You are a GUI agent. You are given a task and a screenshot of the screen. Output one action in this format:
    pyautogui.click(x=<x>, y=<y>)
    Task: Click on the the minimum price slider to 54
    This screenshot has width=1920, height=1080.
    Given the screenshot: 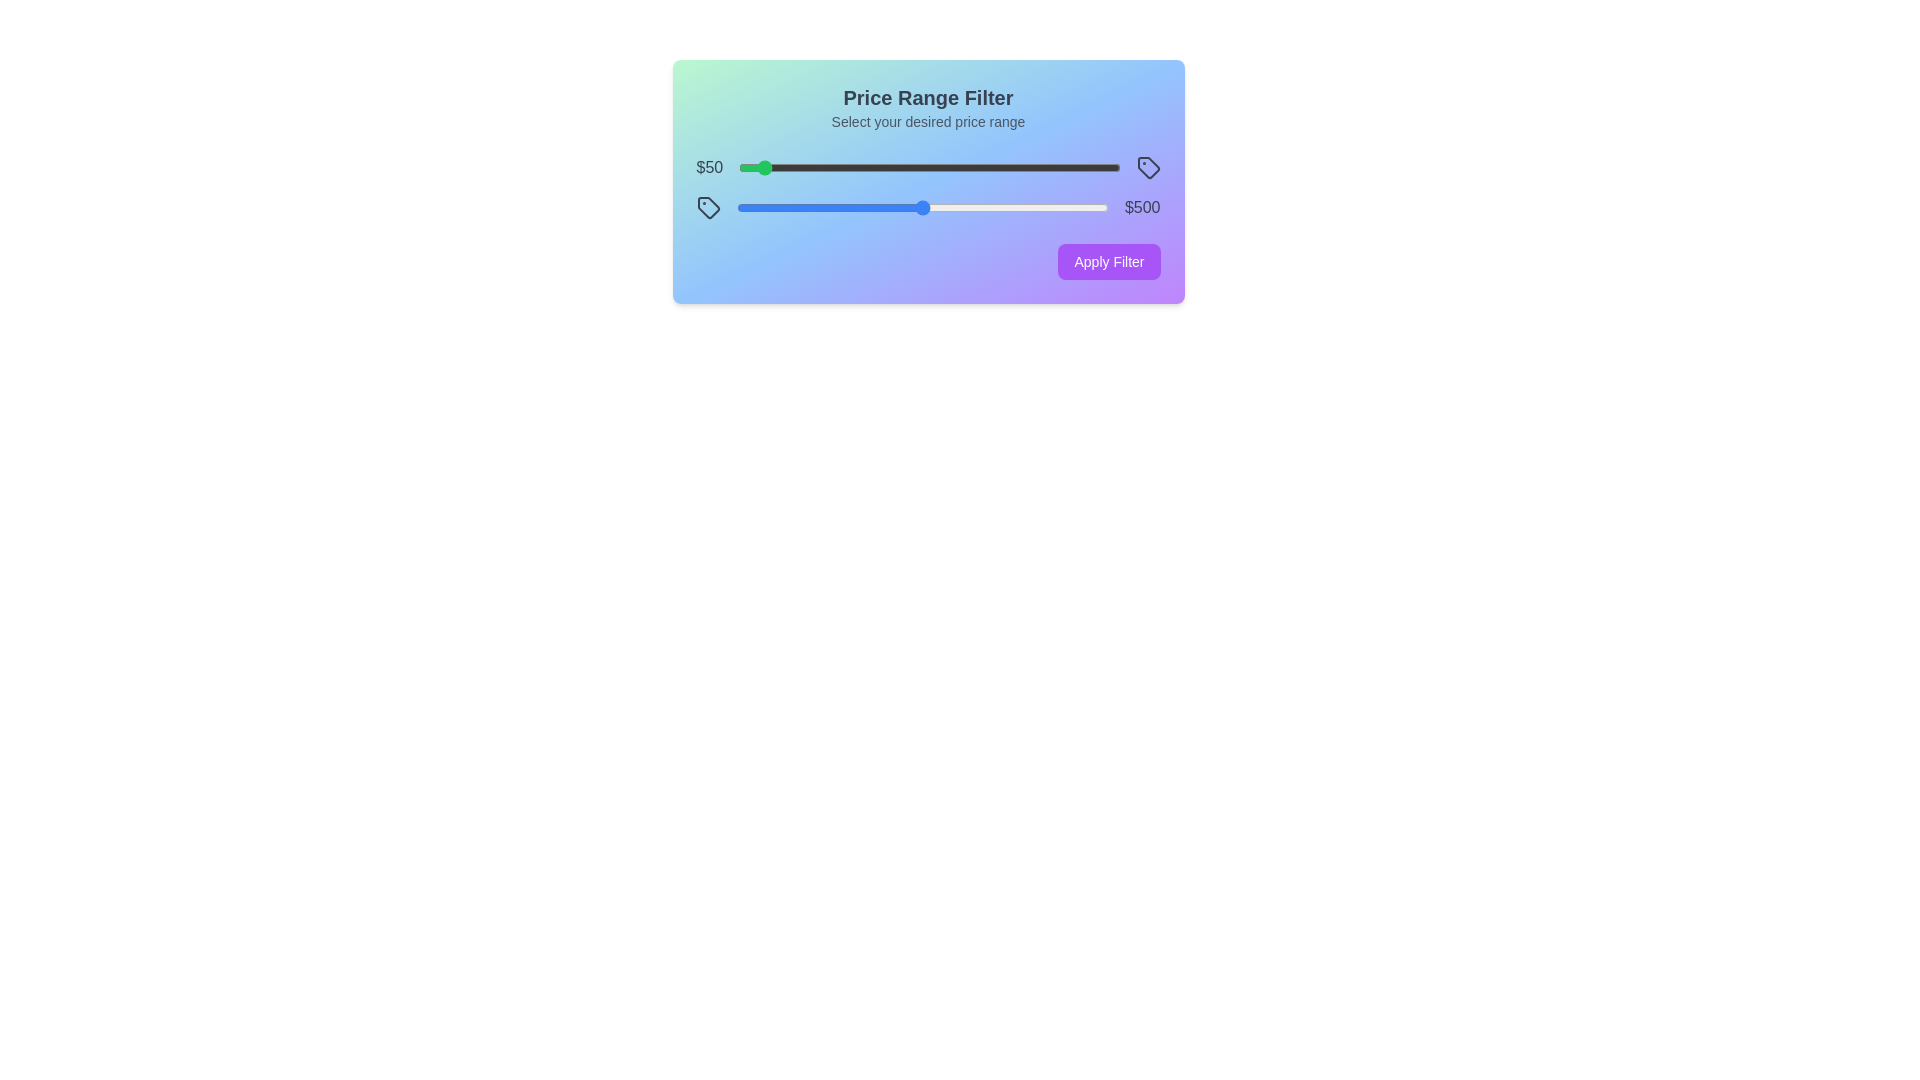 What is the action you would take?
    pyautogui.click(x=758, y=167)
    